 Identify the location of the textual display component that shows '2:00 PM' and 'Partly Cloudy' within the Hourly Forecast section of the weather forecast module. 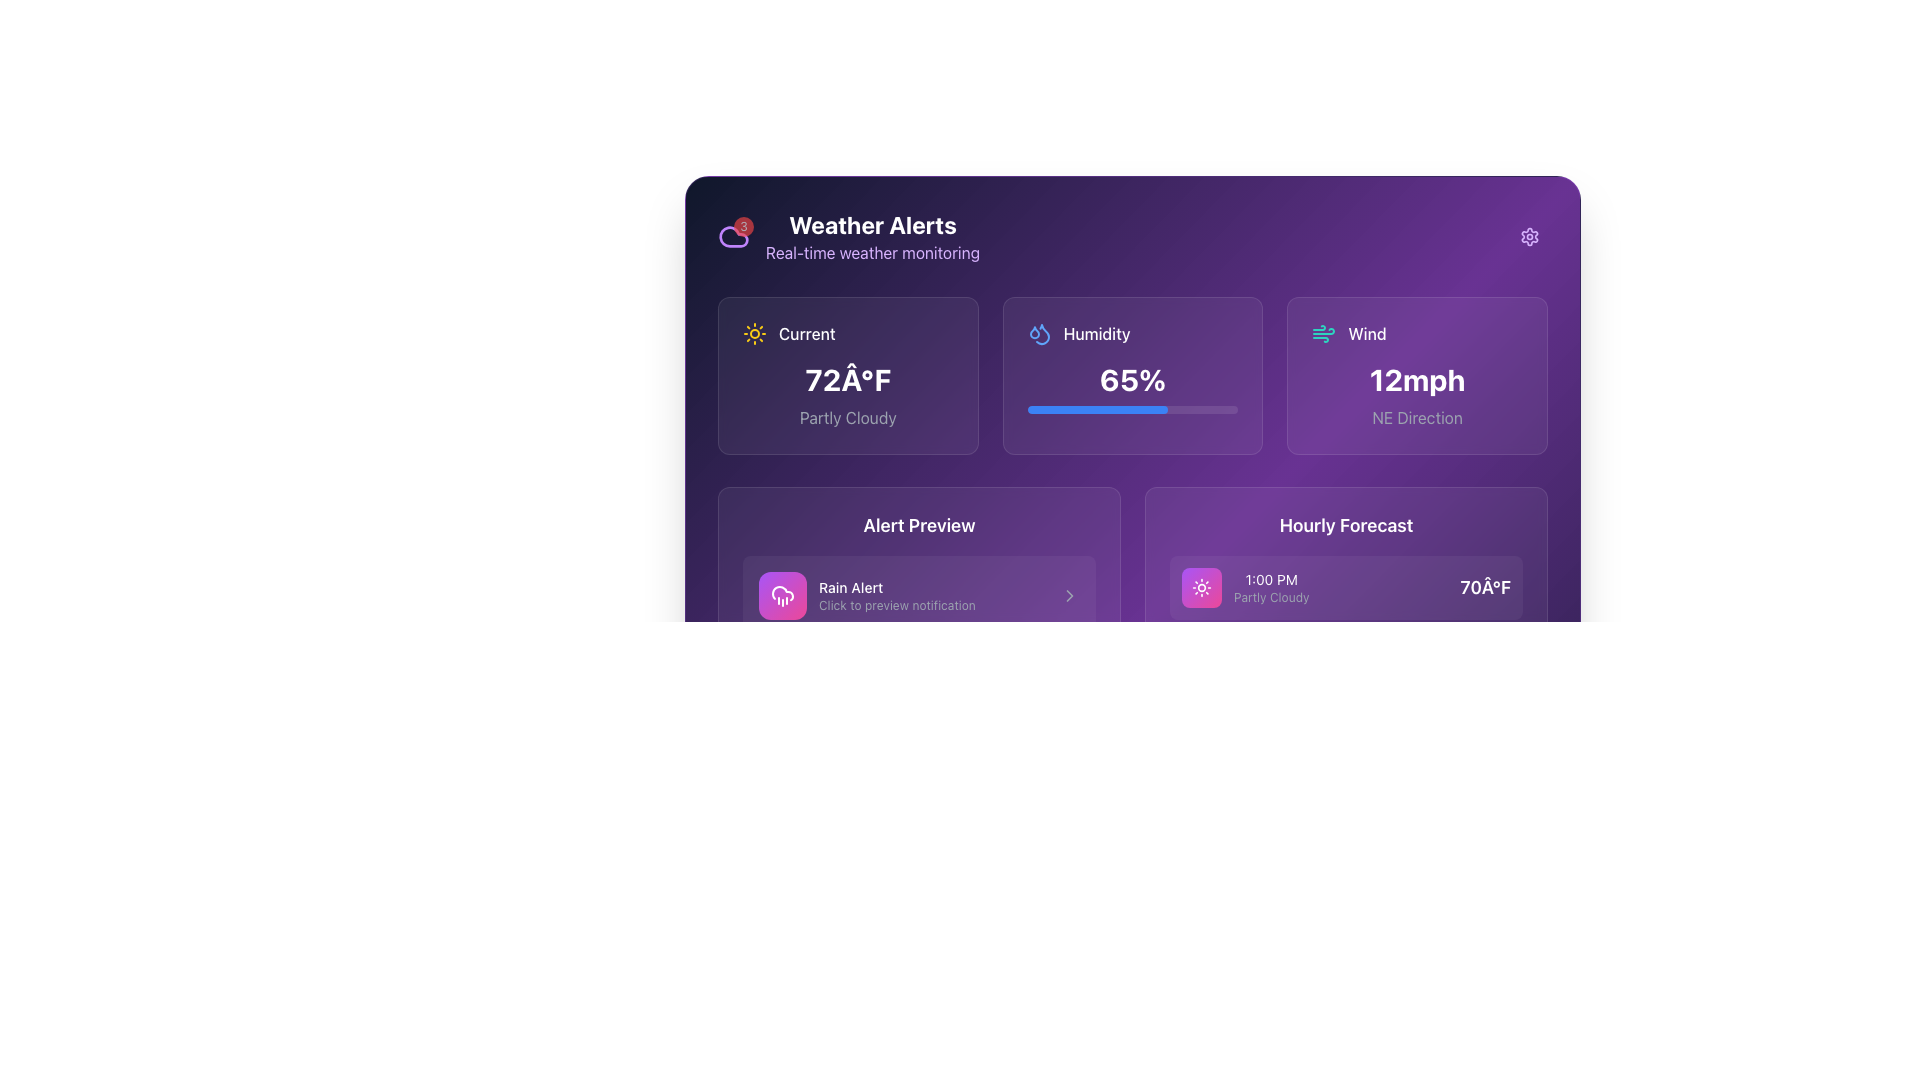
(1270, 667).